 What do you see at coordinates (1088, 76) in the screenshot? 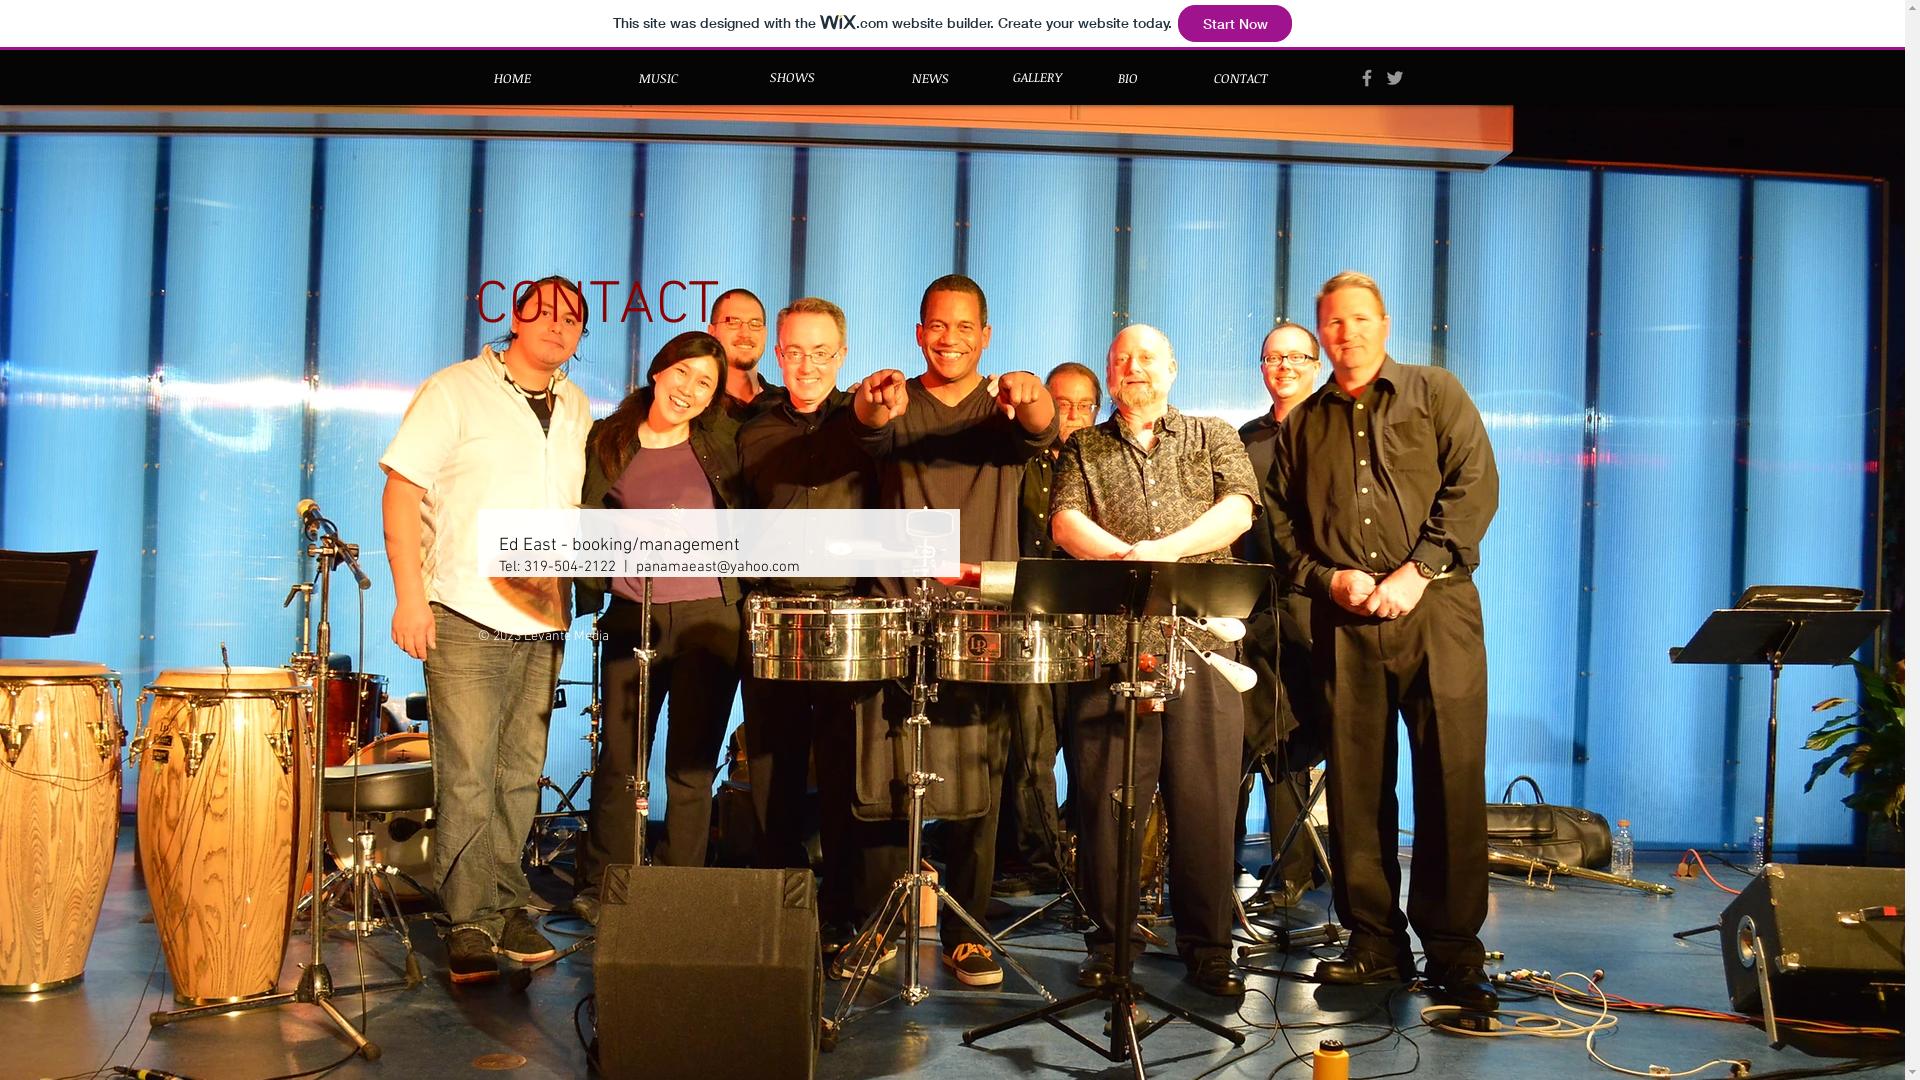
I see `'BIO'` at bounding box center [1088, 76].